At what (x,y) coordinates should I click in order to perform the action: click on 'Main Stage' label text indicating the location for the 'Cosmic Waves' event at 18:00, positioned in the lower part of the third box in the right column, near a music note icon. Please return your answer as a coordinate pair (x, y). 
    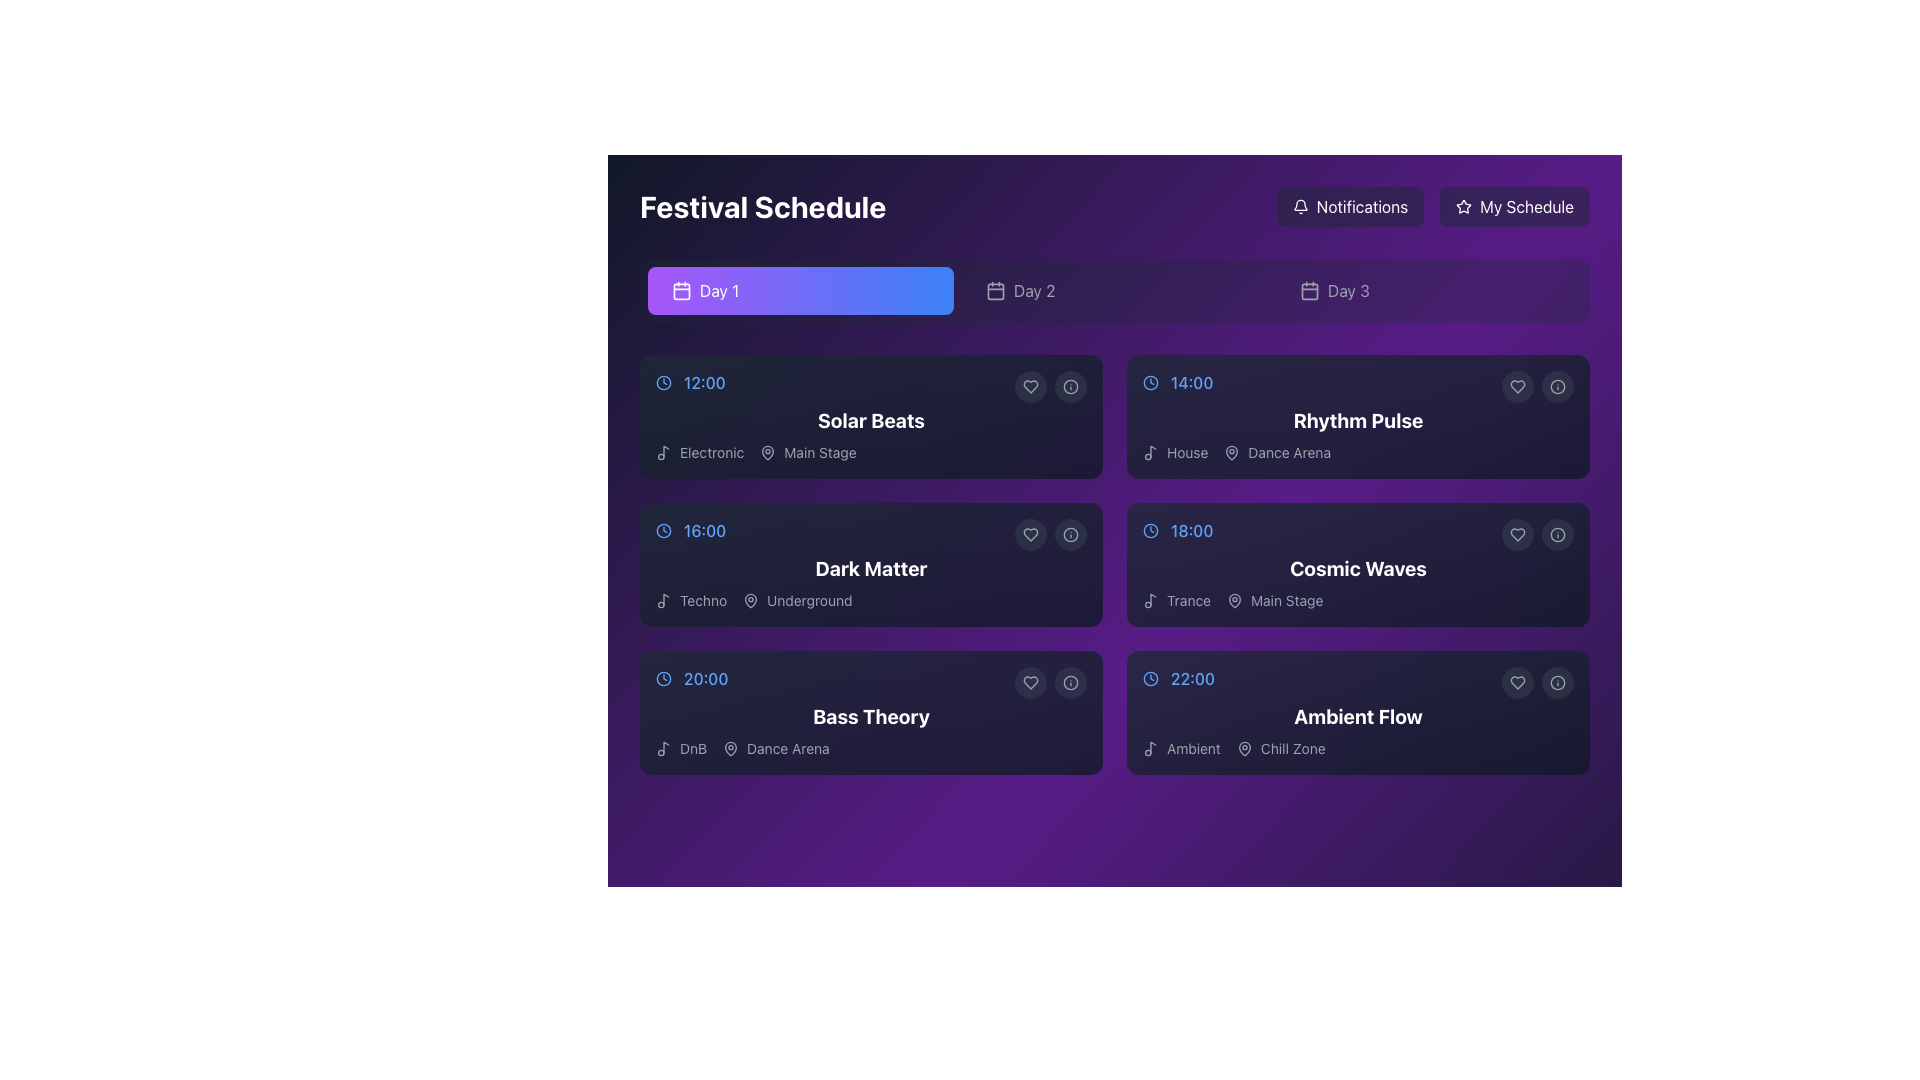
    Looking at the image, I should click on (1287, 600).